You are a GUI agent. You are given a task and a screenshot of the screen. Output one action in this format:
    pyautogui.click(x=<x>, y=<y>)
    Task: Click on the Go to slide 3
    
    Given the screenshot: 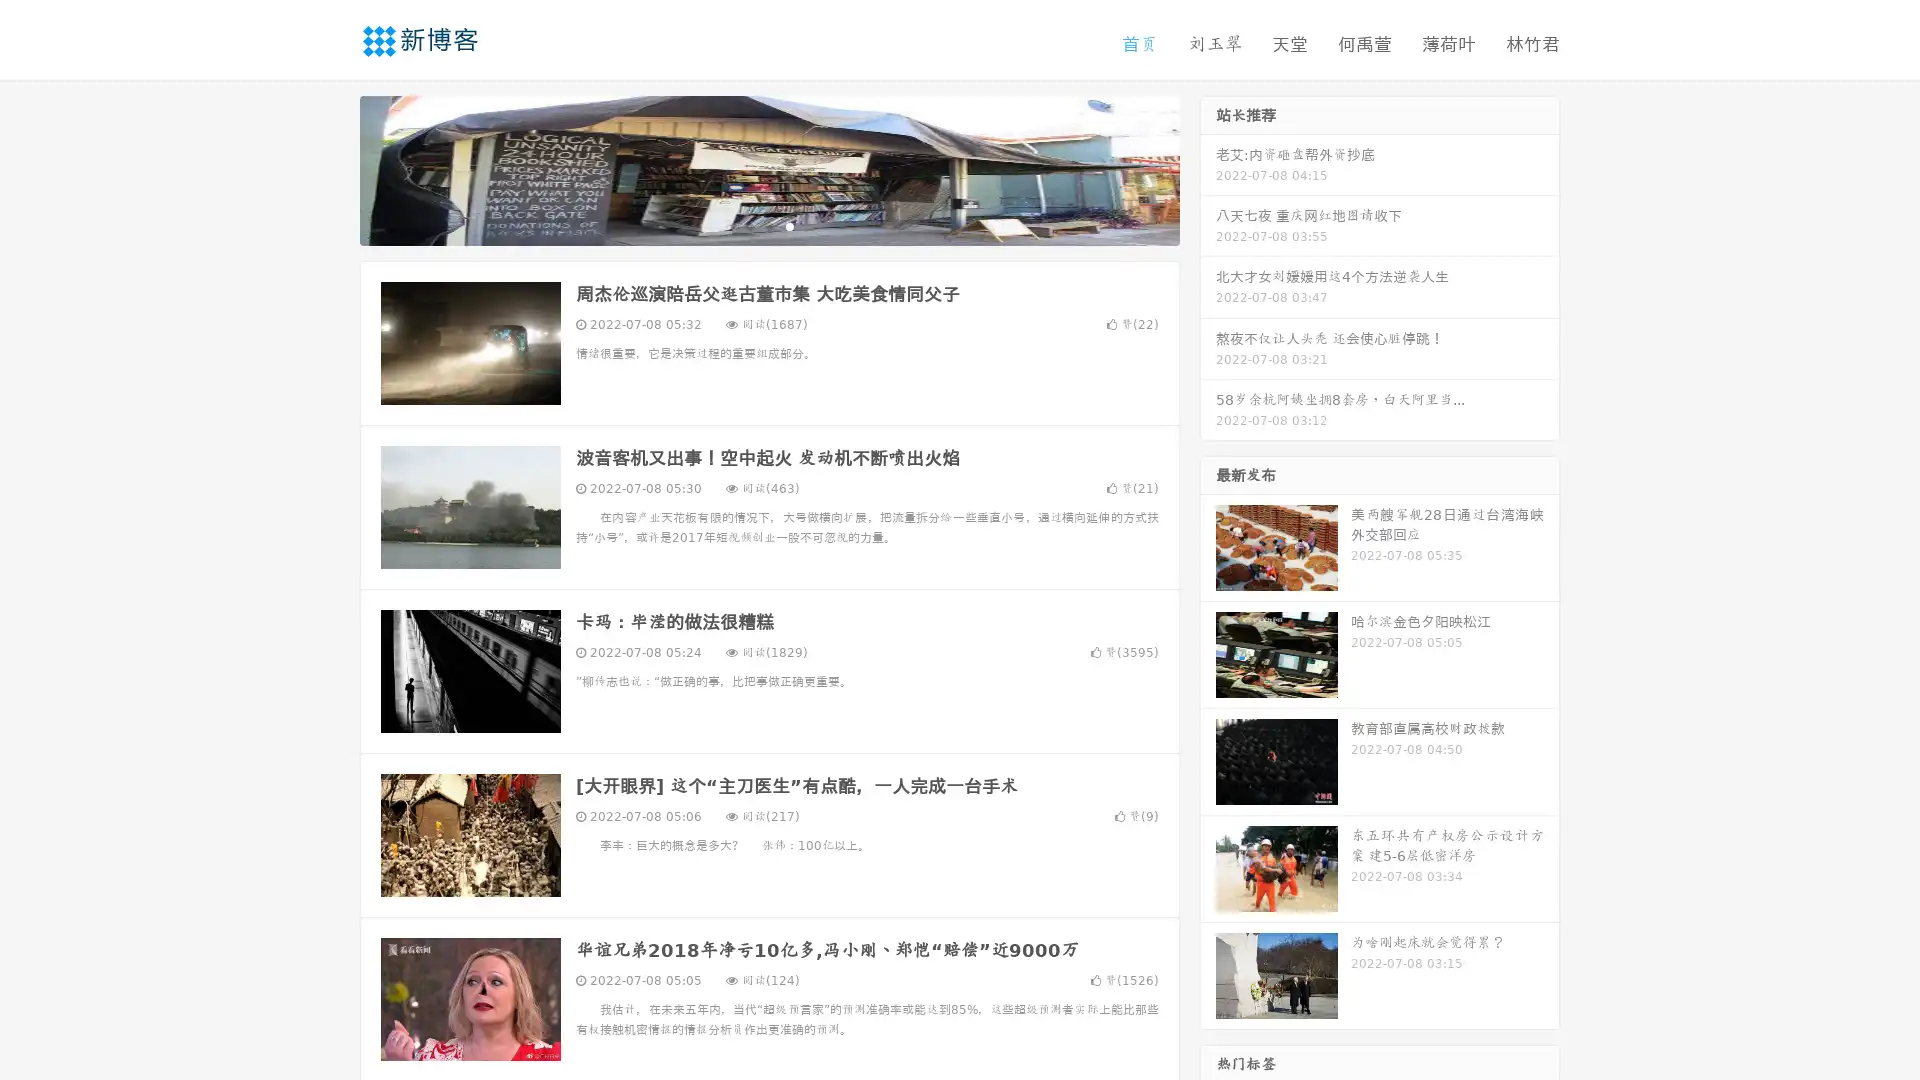 What is the action you would take?
    pyautogui.click(x=789, y=225)
    